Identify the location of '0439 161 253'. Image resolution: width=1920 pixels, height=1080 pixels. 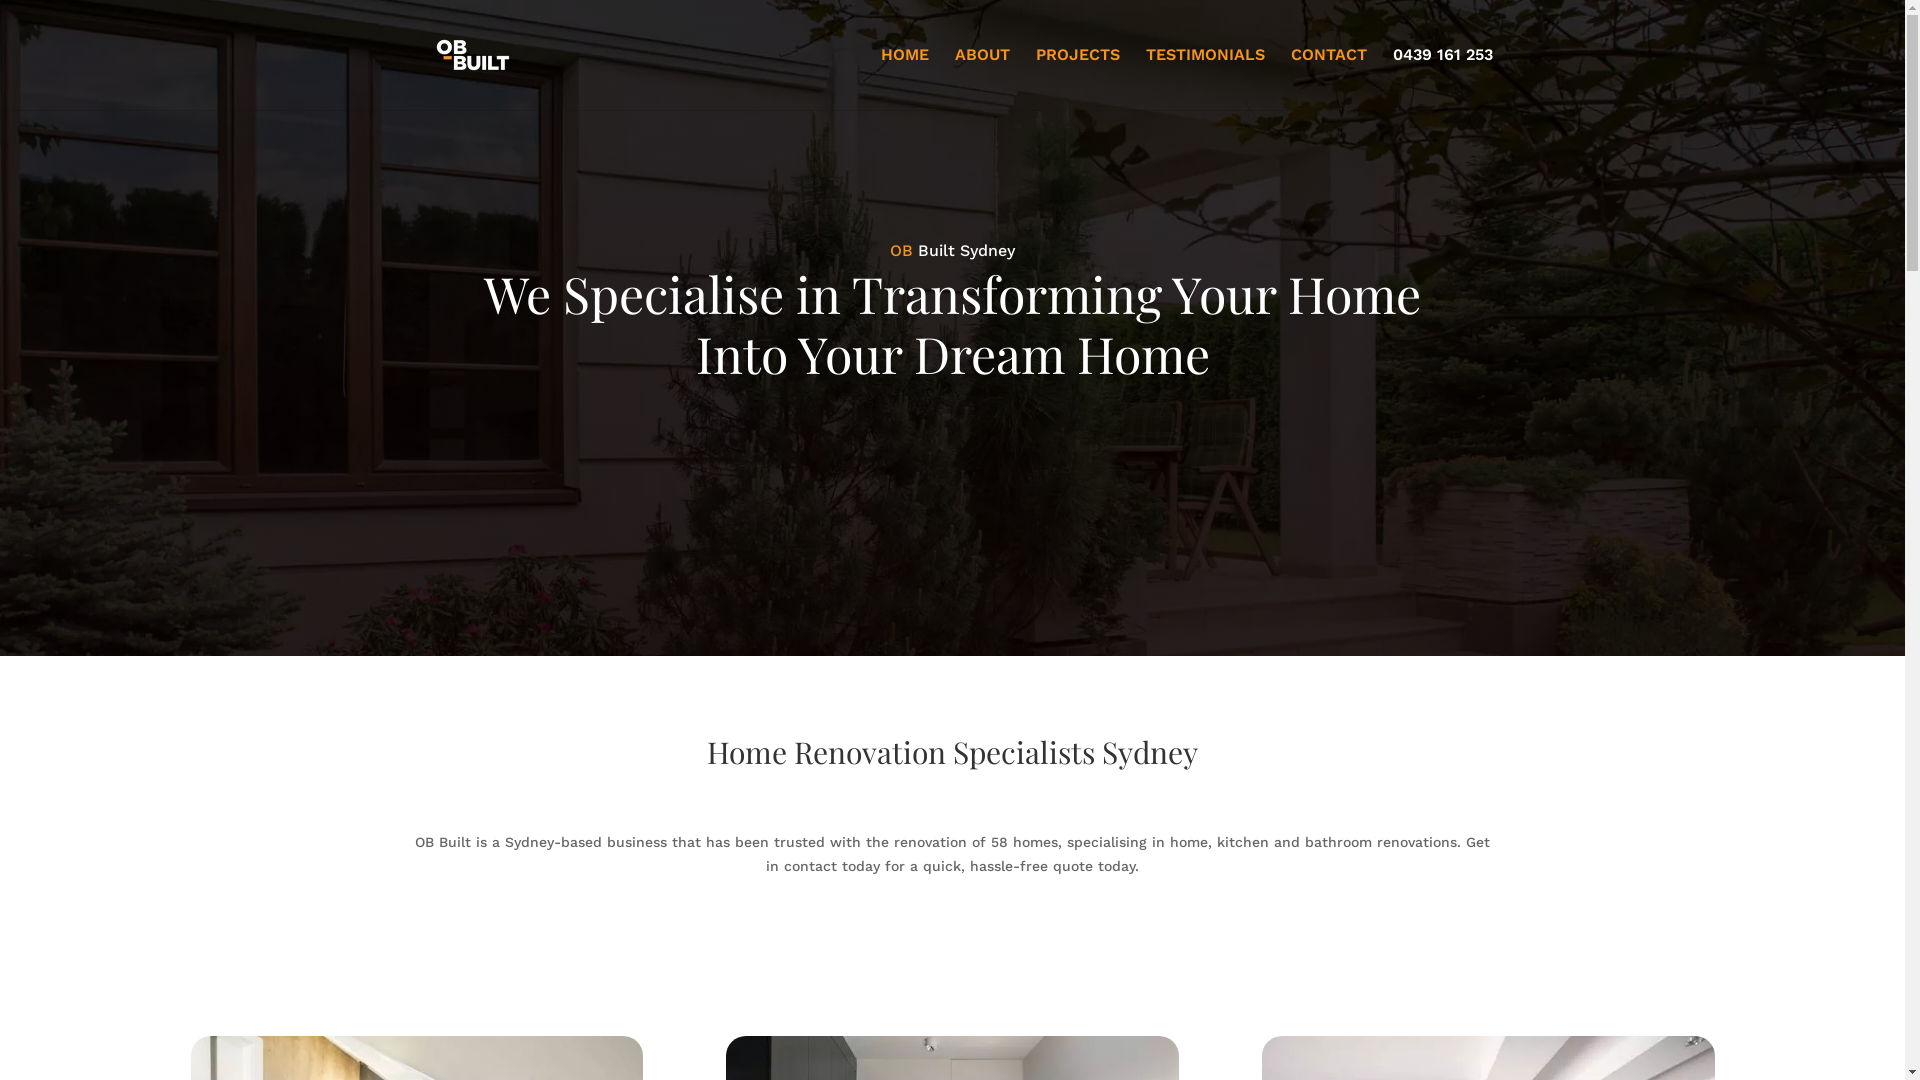
(1441, 77).